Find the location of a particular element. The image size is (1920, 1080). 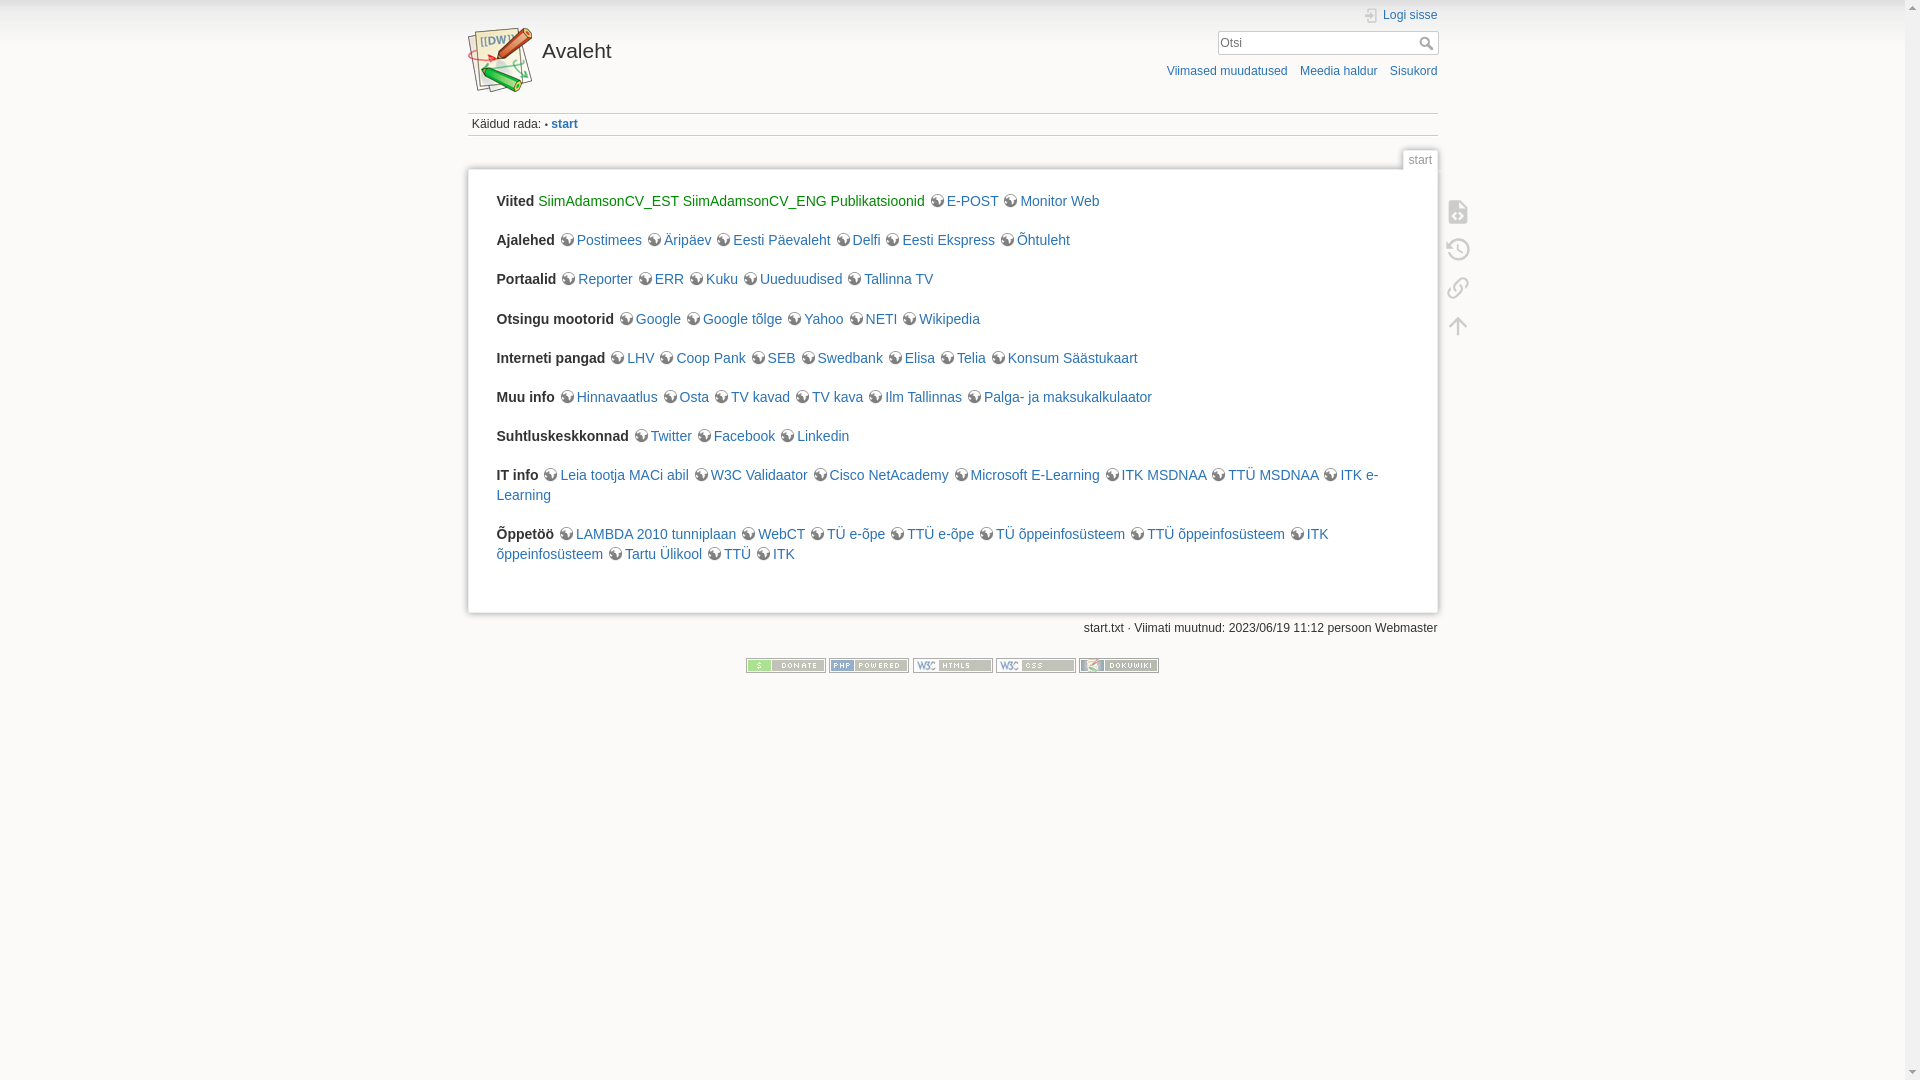

'Eelmised versioonid [o]' is located at coordinates (1457, 249).